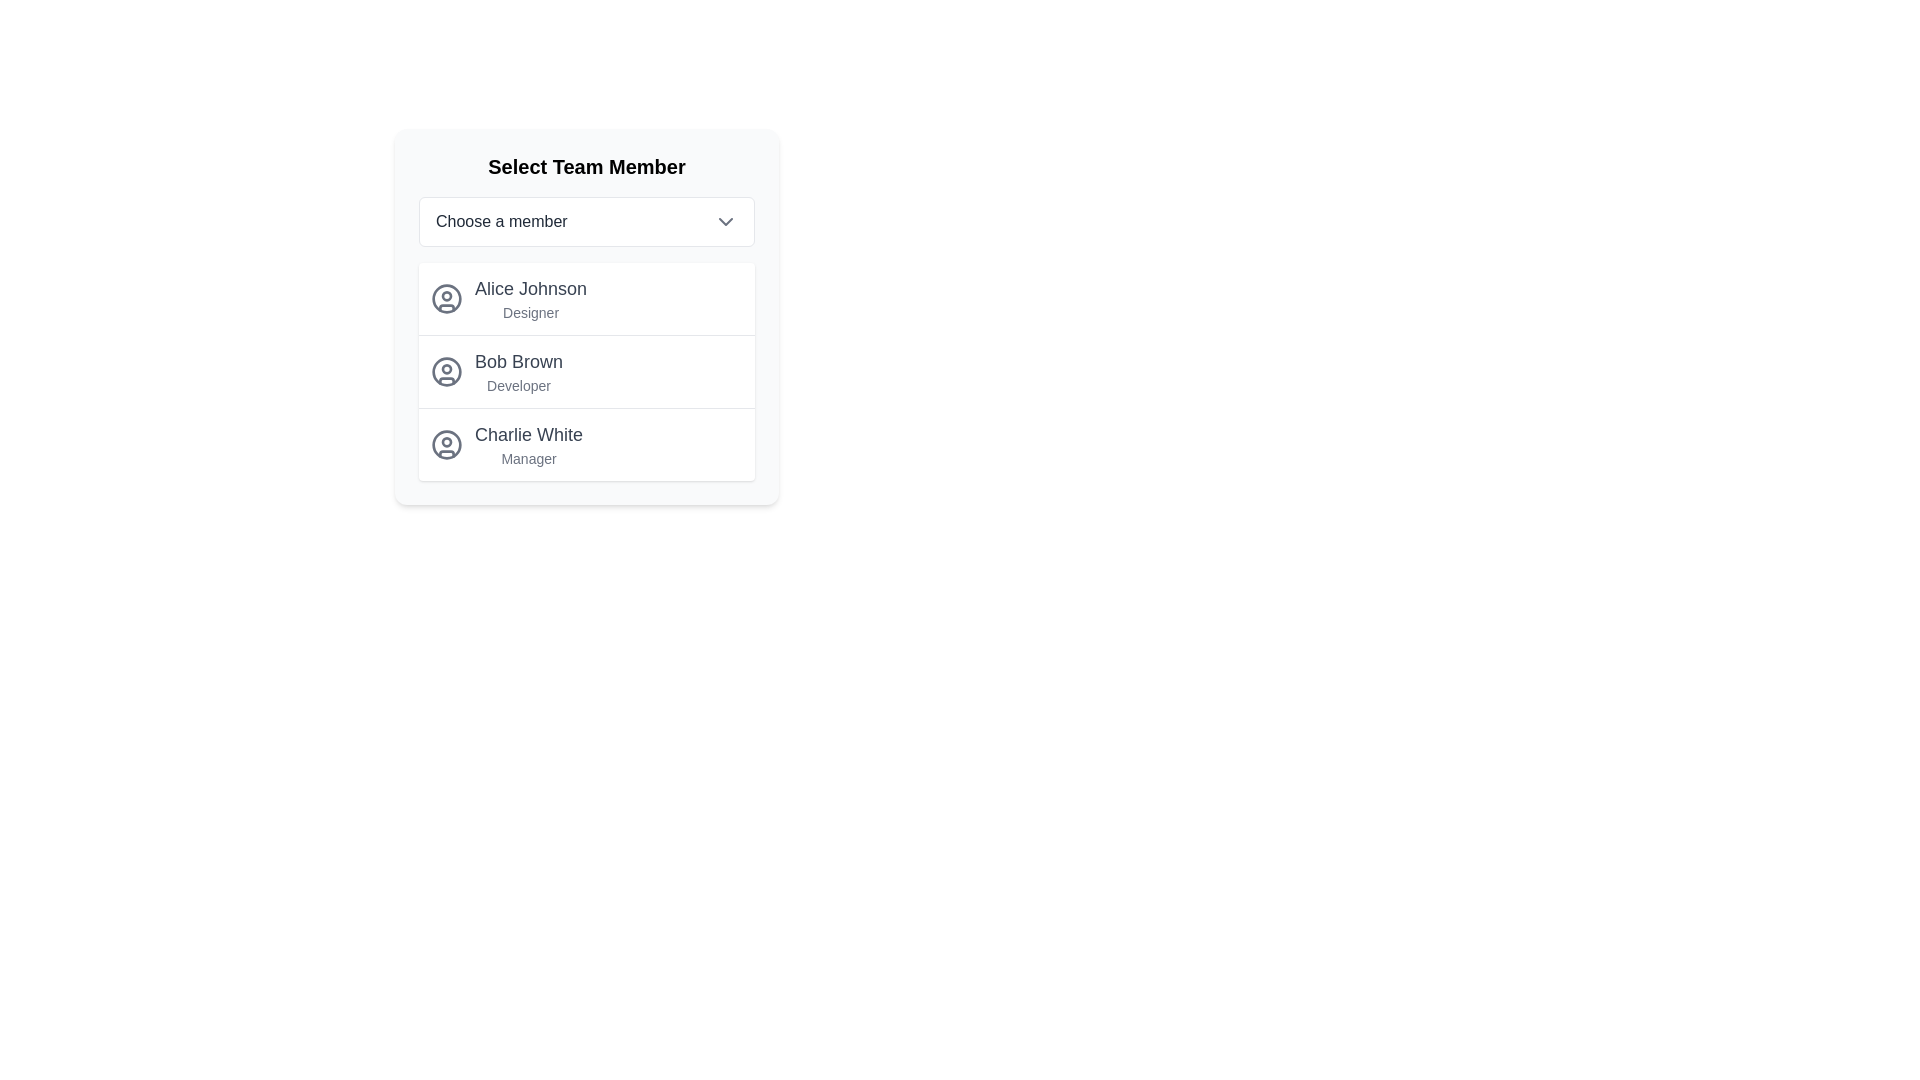  What do you see at coordinates (531, 289) in the screenshot?
I see `the static text label displaying 'Alice Johnson' which is styled in dark gray and positioned at the top-left corner of the first member card` at bounding box center [531, 289].